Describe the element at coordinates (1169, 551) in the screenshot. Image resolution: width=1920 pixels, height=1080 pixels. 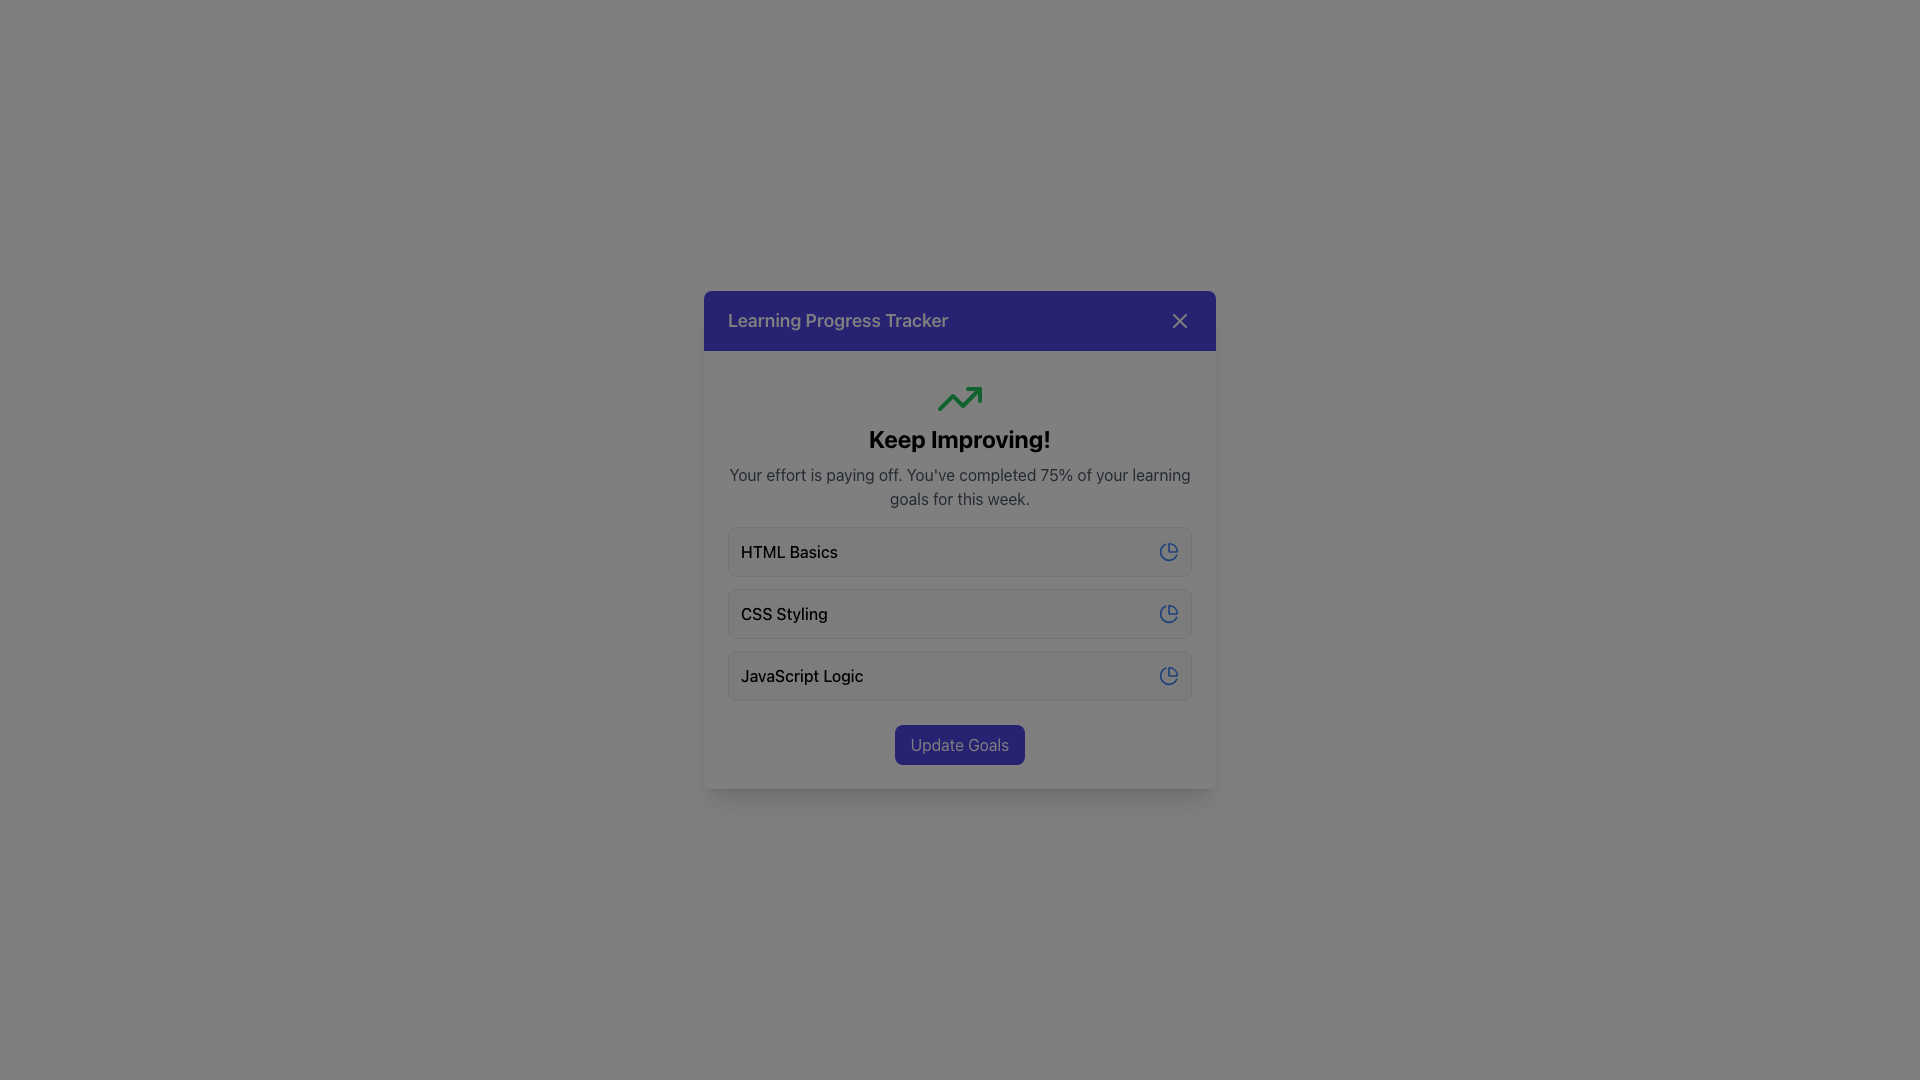
I see `the circular pie chart icon with a blue outline located in the right section of the 'HTML Basics' row in the 'Learning Progress Tracker' interface` at that location.